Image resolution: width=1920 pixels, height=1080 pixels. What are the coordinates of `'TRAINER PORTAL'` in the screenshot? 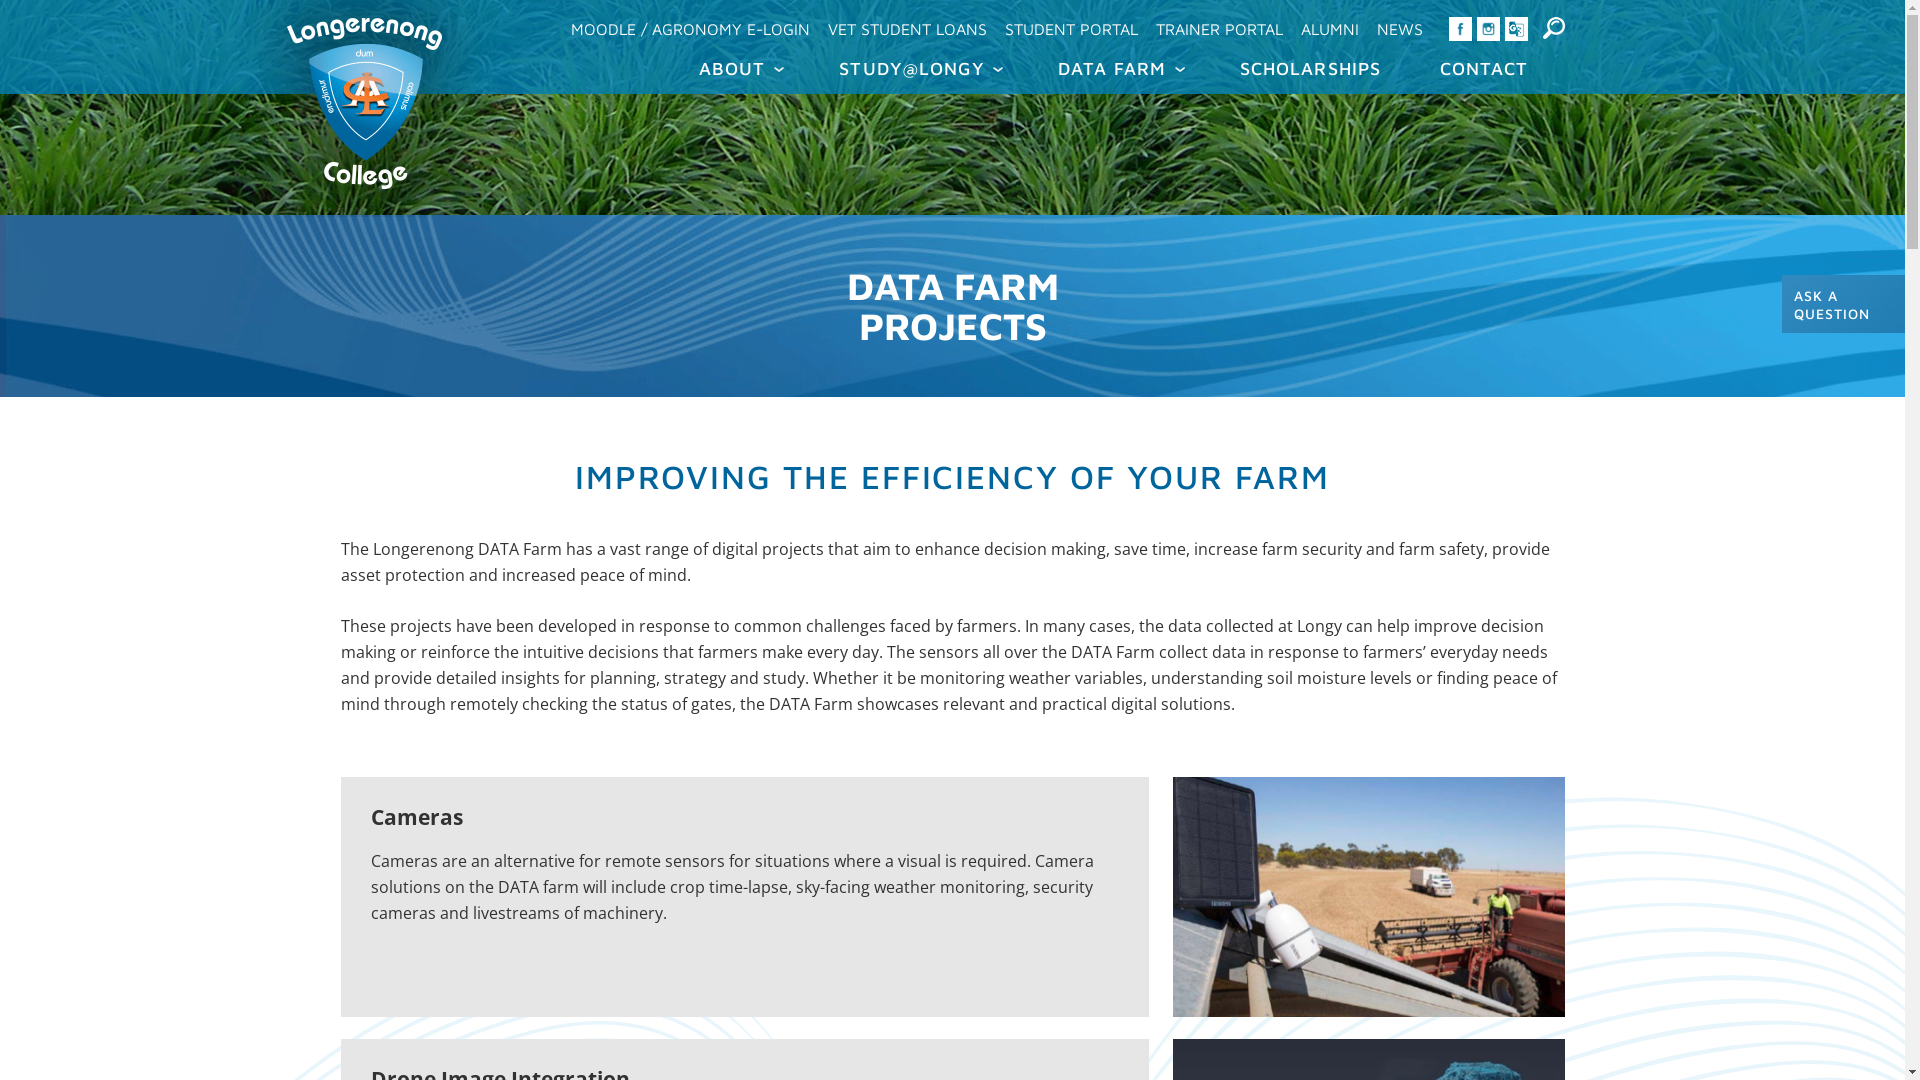 It's located at (1217, 29).